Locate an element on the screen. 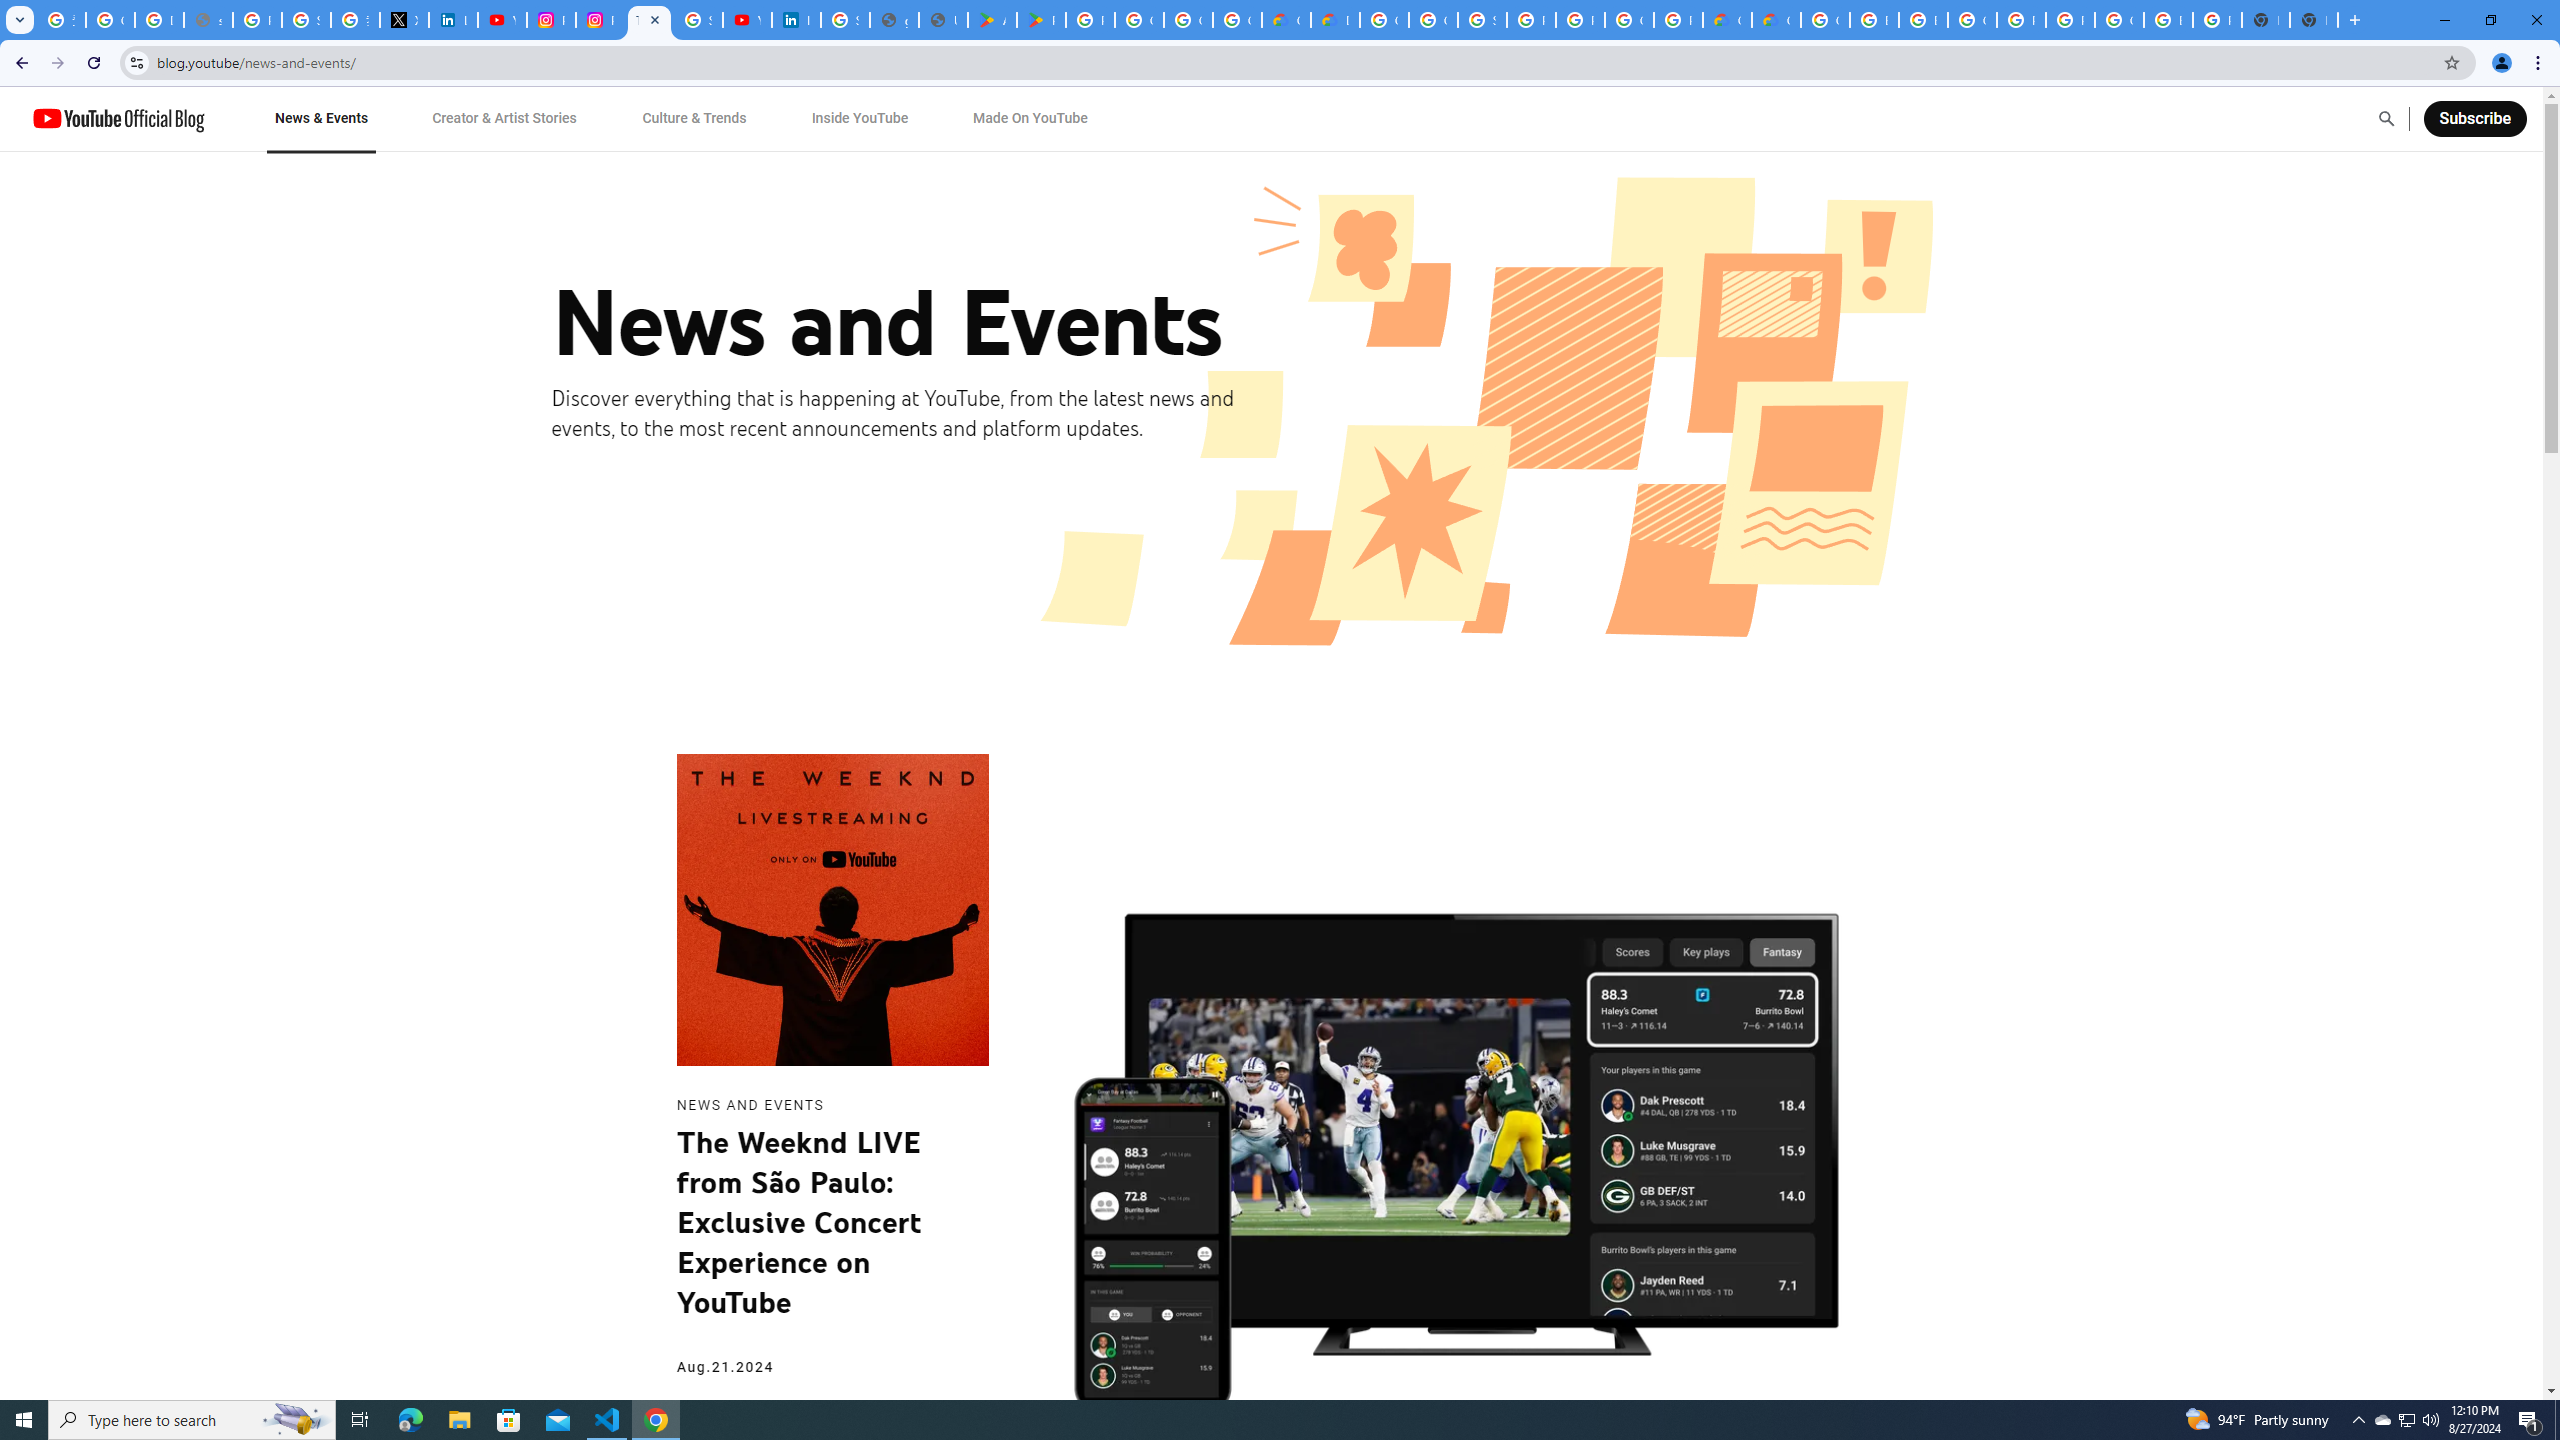 The width and height of the screenshot is (2560, 1440). 'Android Apps on Google Play' is located at coordinates (992, 19).